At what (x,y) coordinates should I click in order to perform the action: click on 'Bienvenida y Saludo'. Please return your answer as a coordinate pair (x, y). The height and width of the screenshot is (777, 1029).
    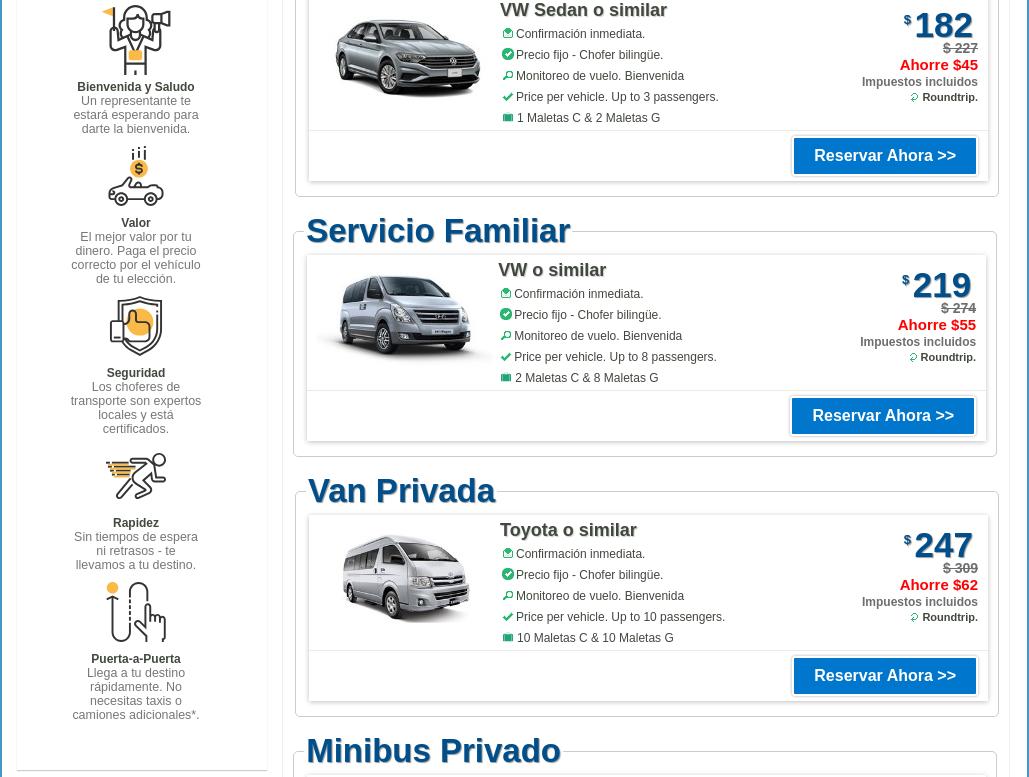
    Looking at the image, I should click on (134, 86).